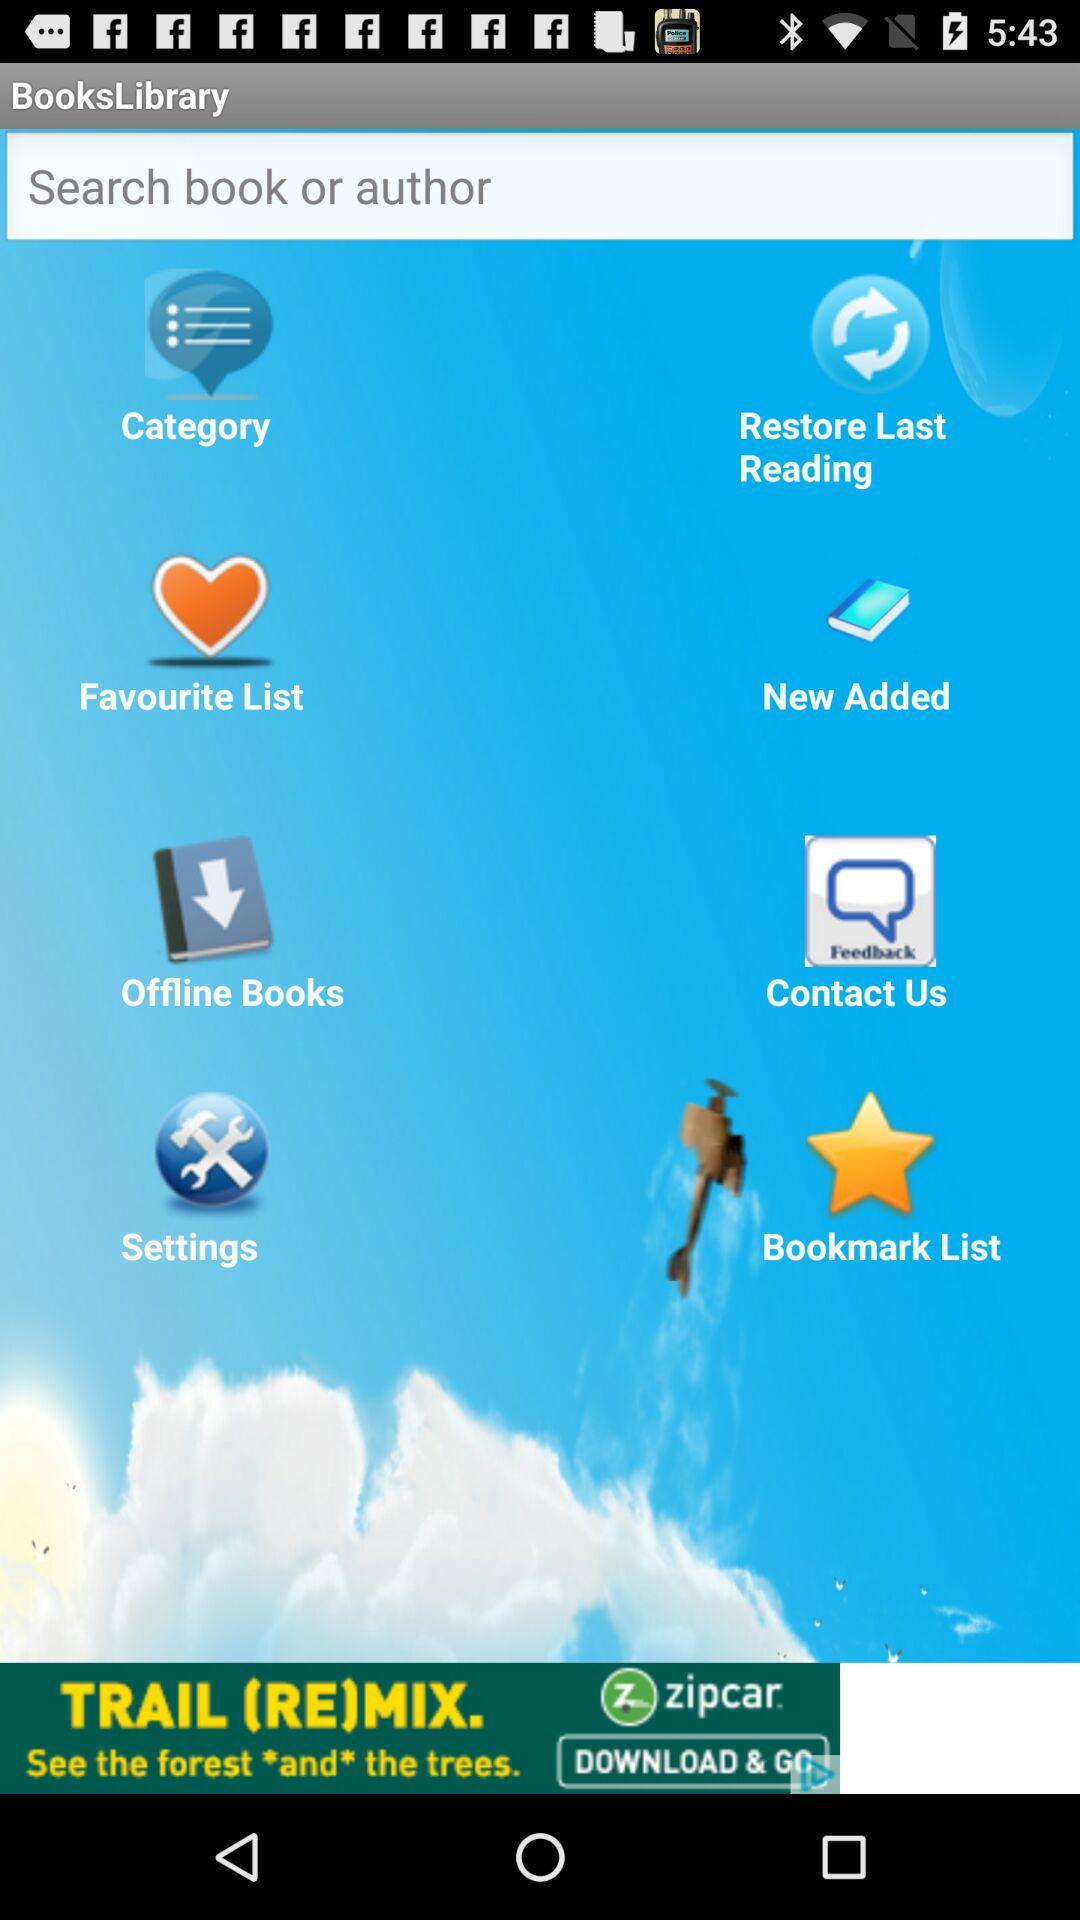  Describe the element at coordinates (540, 192) in the screenshot. I see `search book or author` at that location.